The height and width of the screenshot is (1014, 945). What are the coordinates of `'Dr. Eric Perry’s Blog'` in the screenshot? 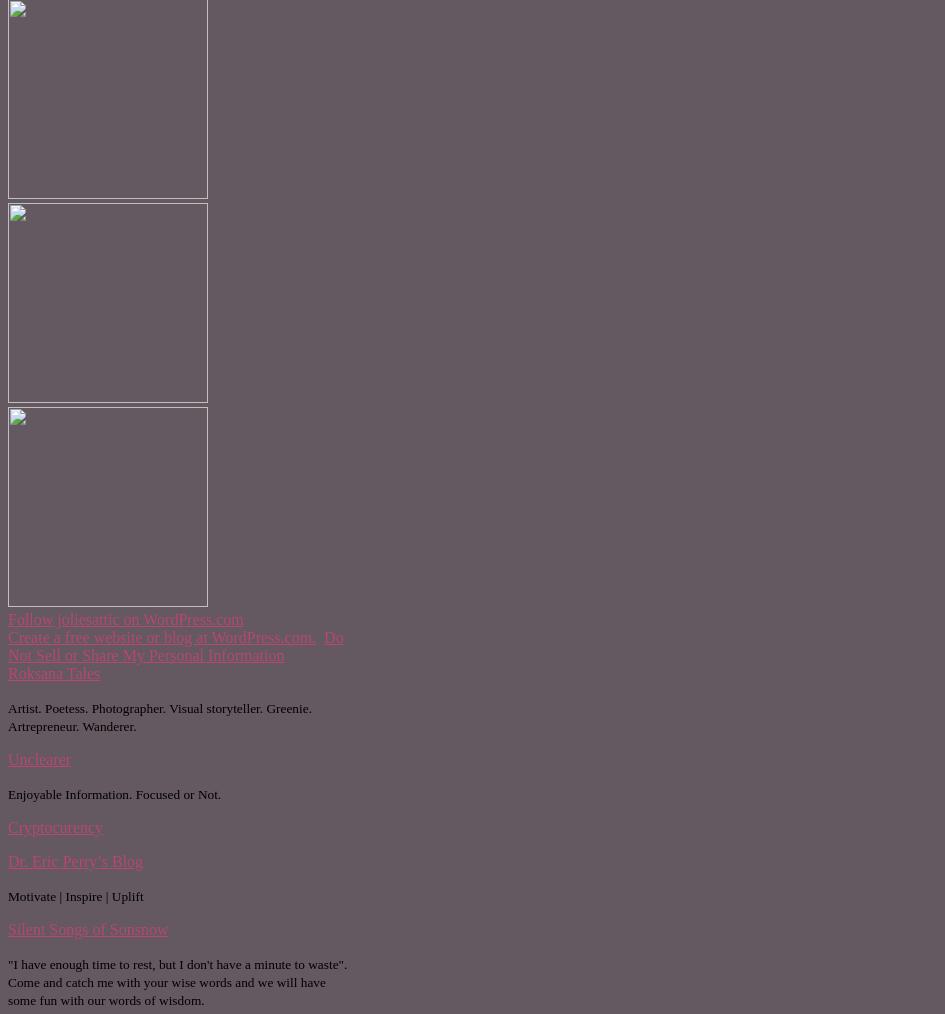 It's located at (74, 859).